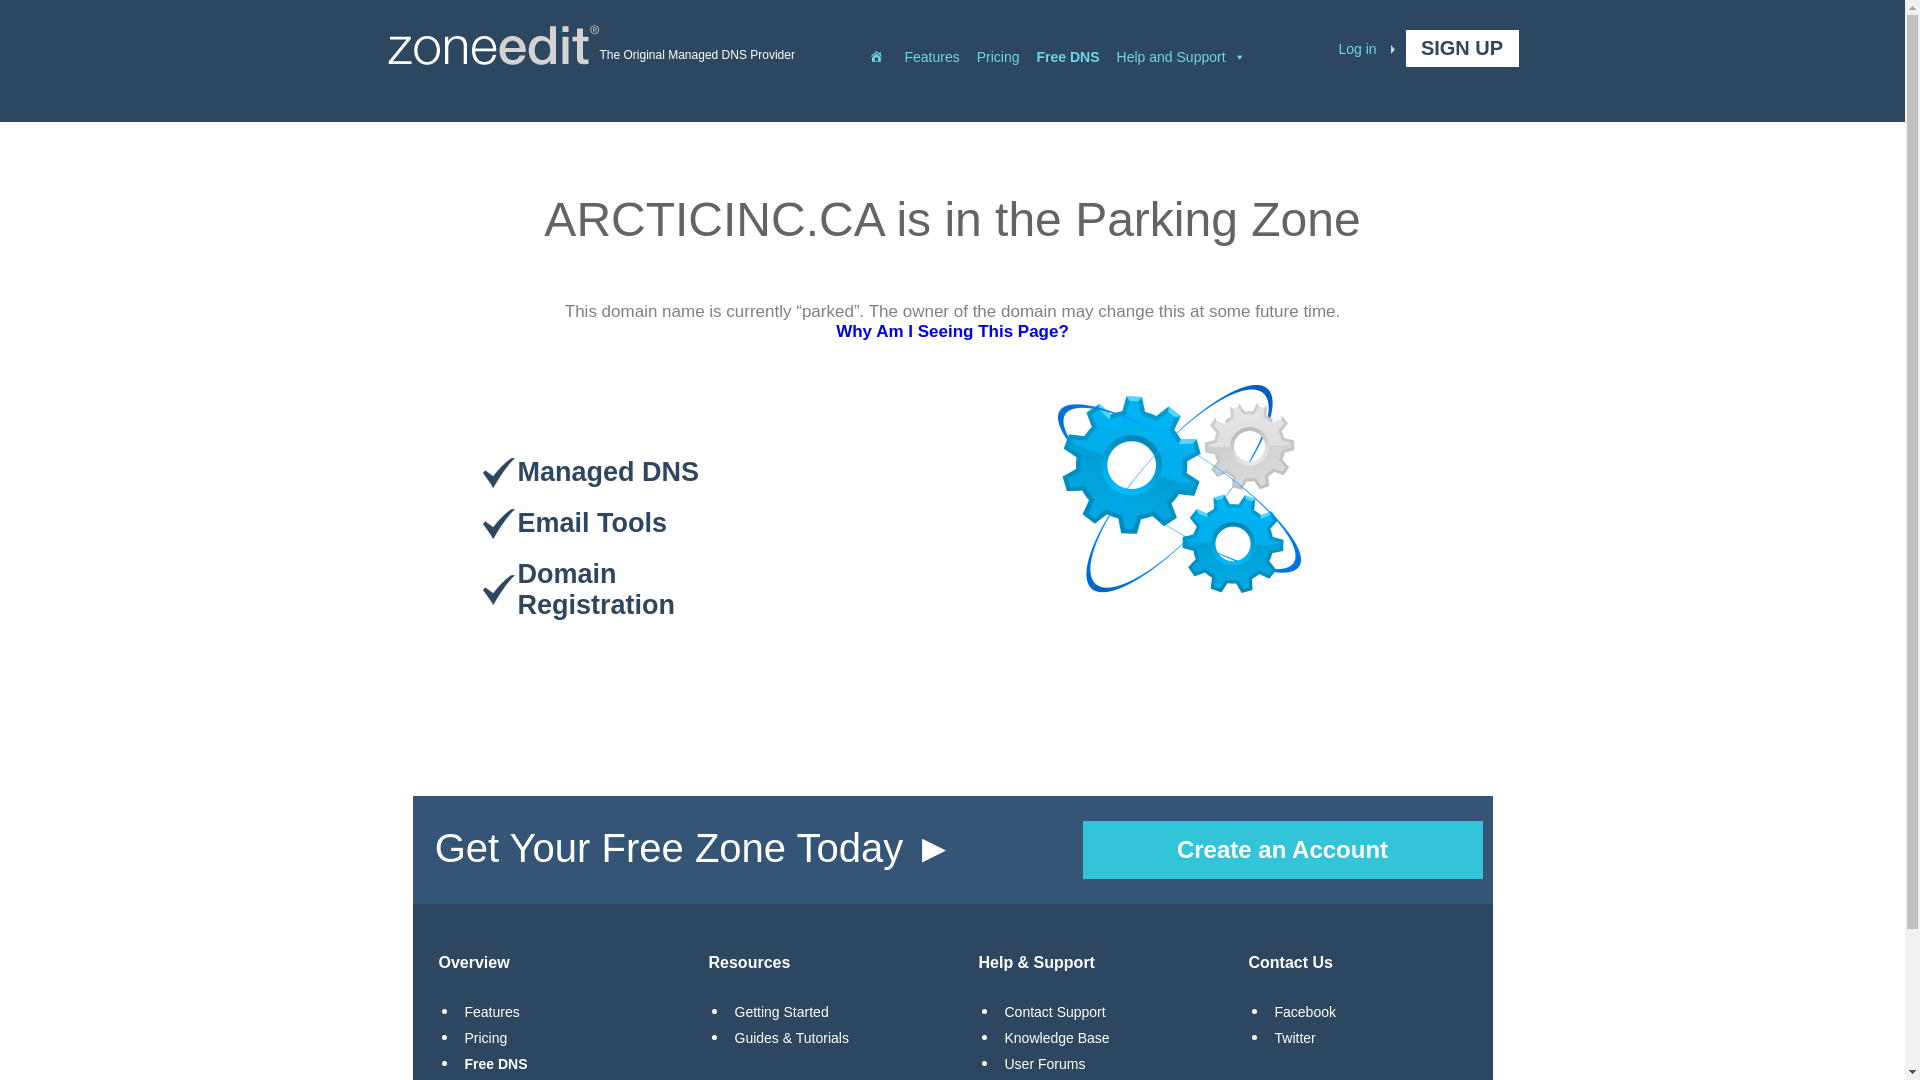 This screenshot has height=1080, width=1920. Describe the element at coordinates (780, 1011) in the screenshot. I see `'Getting Started'` at that location.